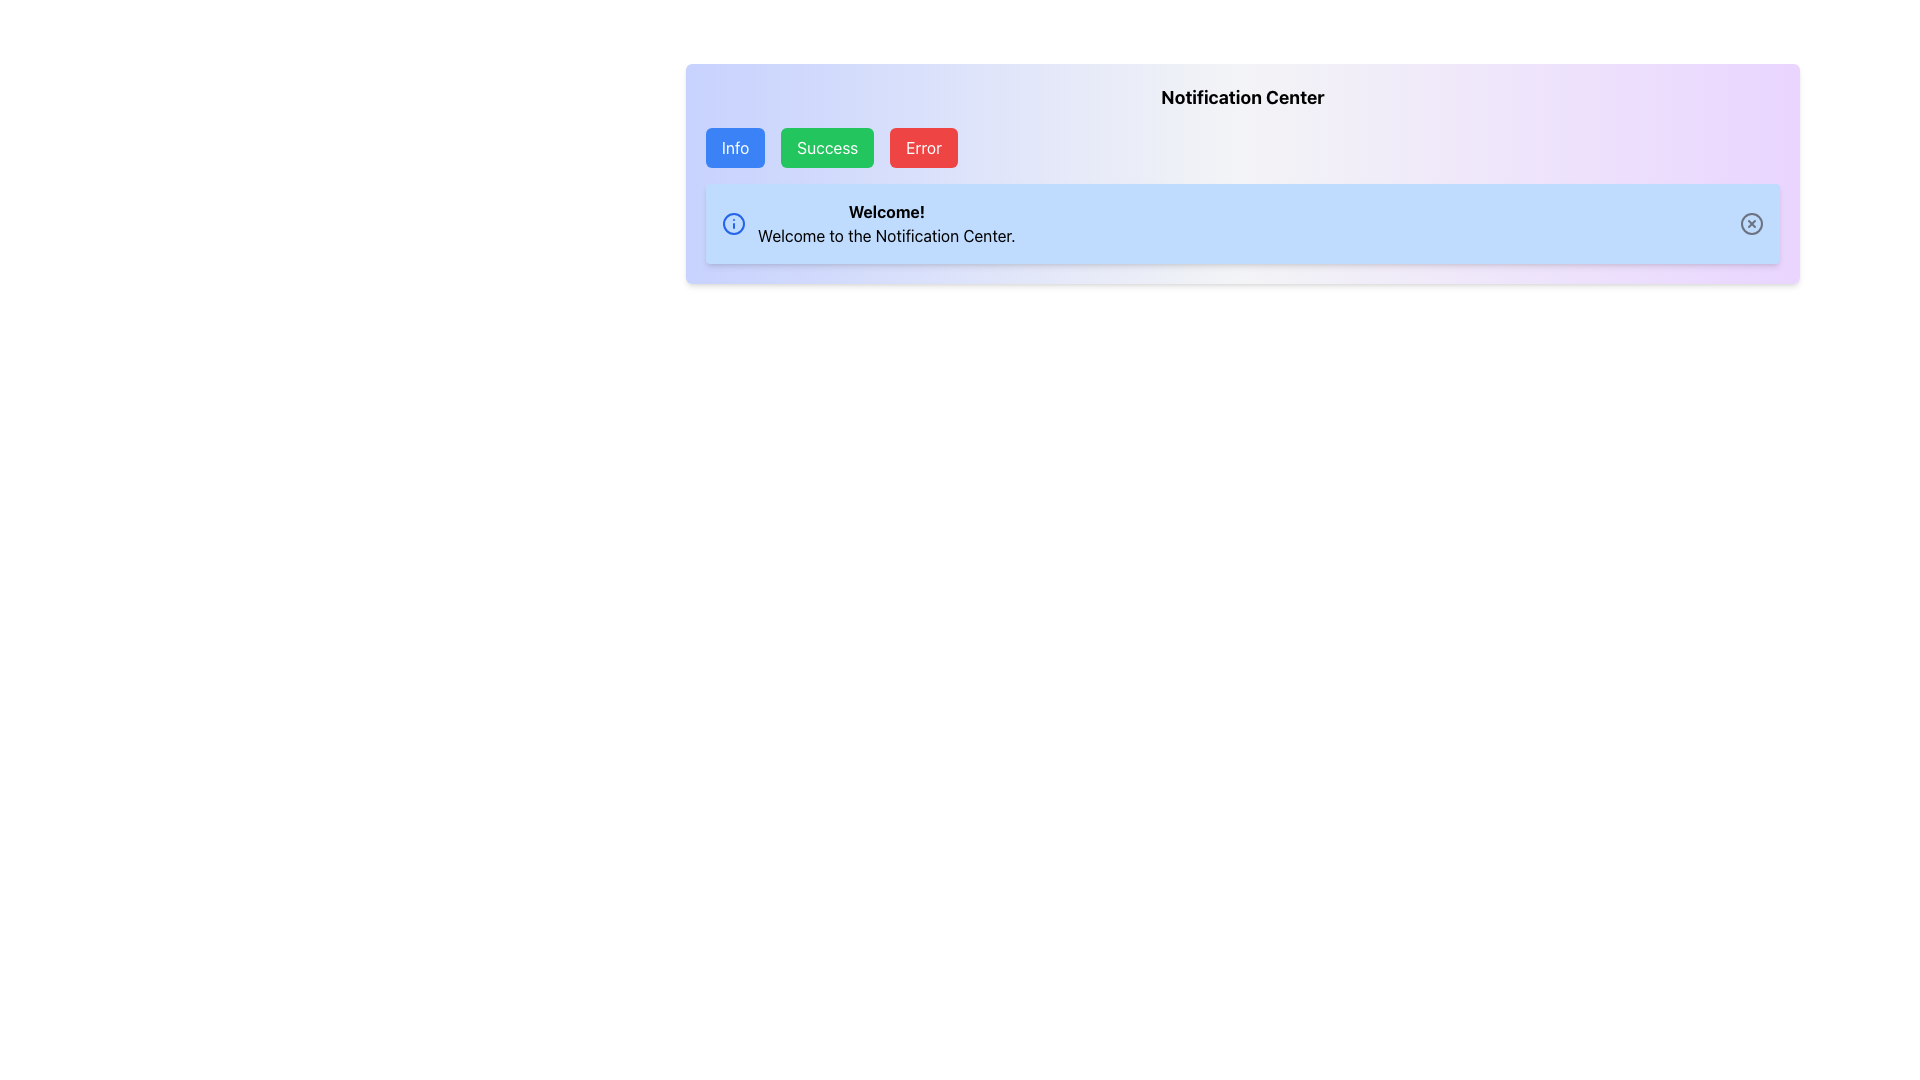 The width and height of the screenshot is (1920, 1080). I want to click on the blue 'Info' button with white text, so click(734, 146).